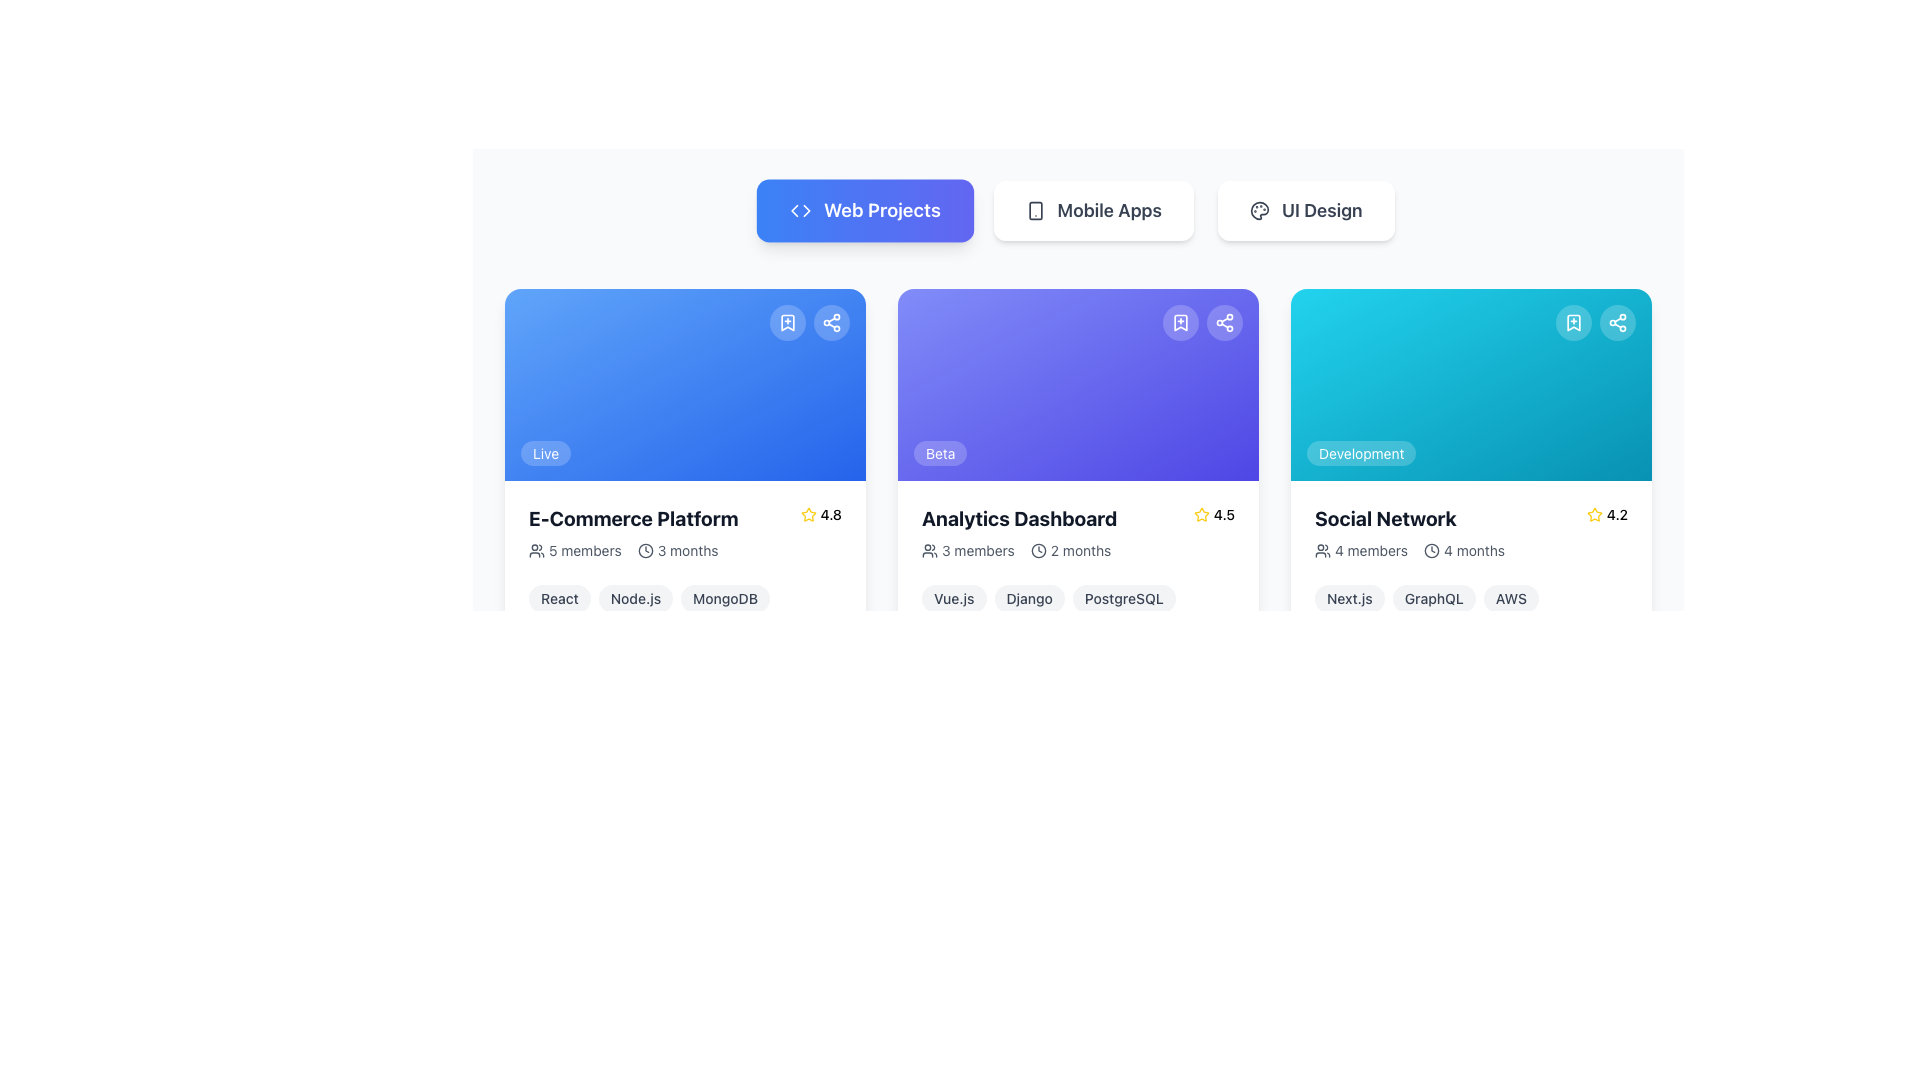 The image size is (1920, 1080). What do you see at coordinates (801, 211) in the screenshot?
I see `SVG Icon resembling a code symbol, which is located on the left side of the 'Web Projects' button in the navigation bar` at bounding box center [801, 211].